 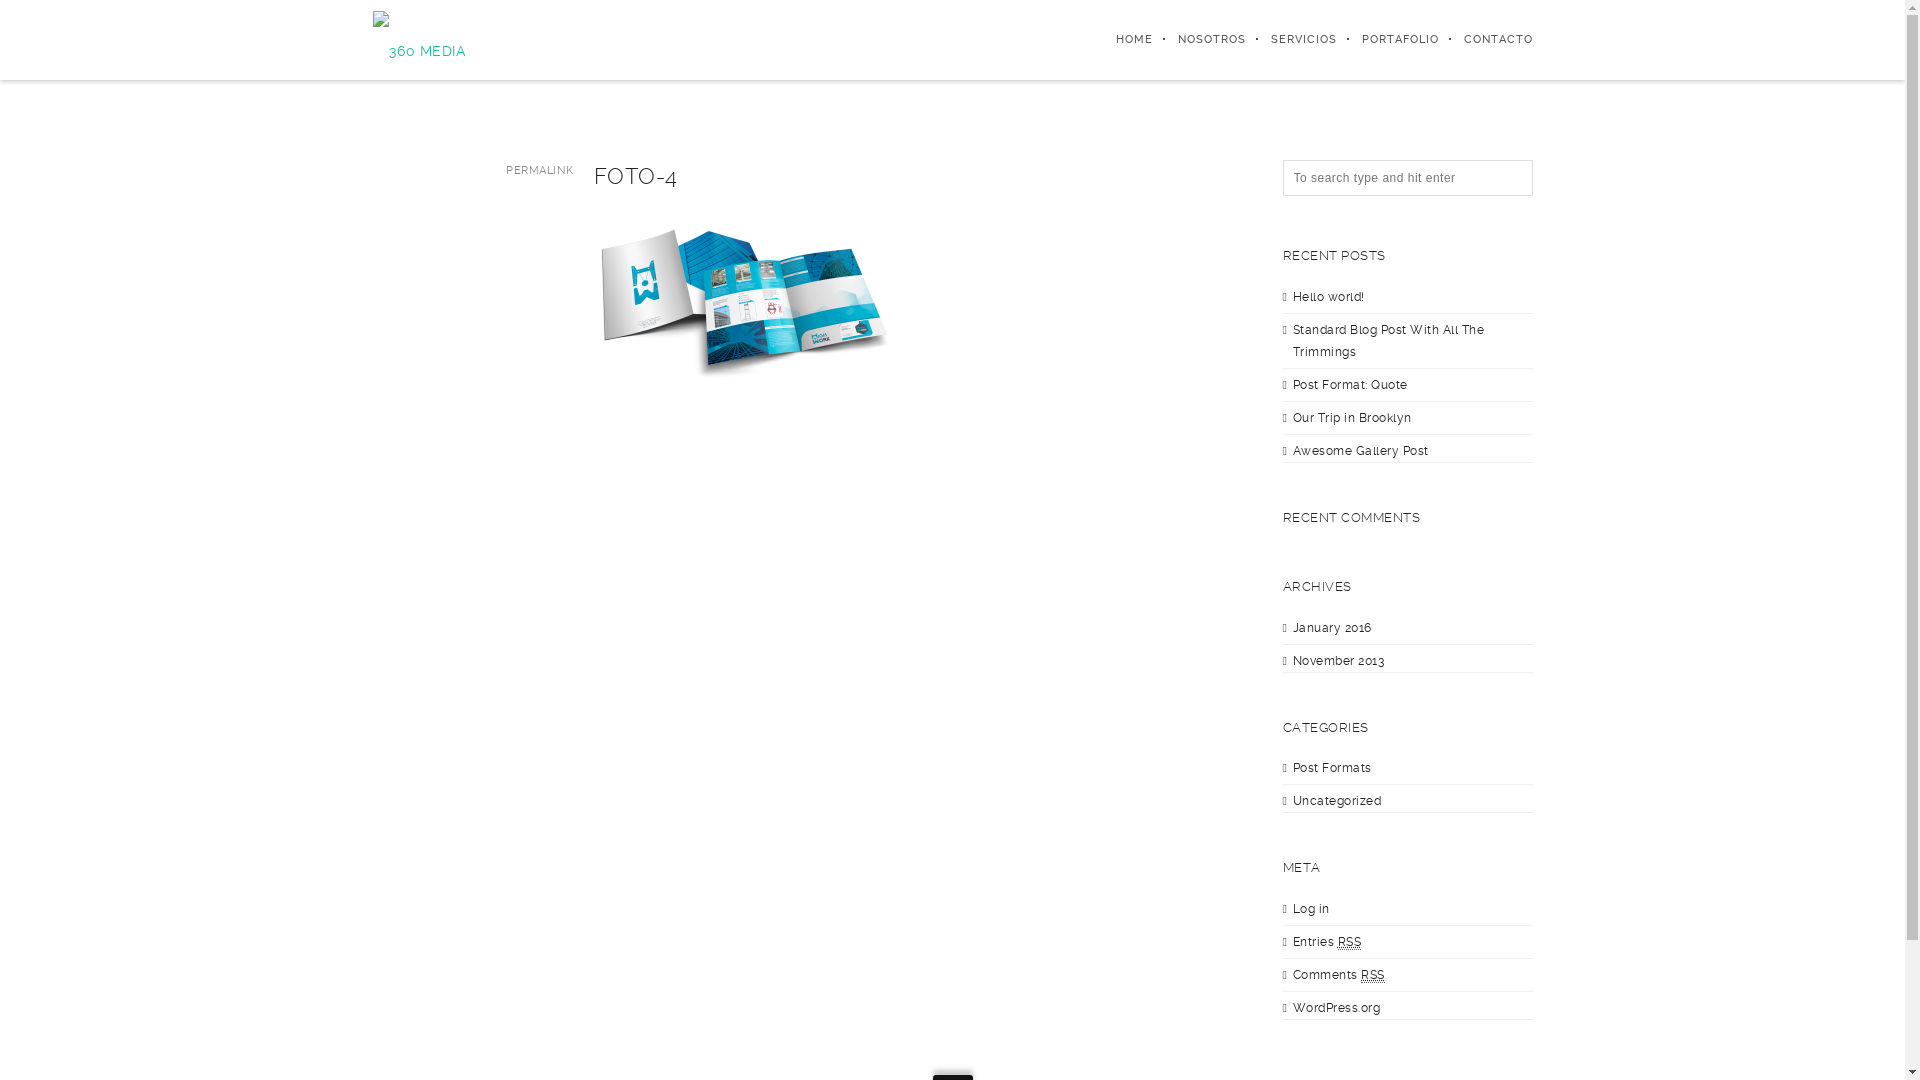 I want to click on 'Uncategorized', so click(x=1336, y=800).